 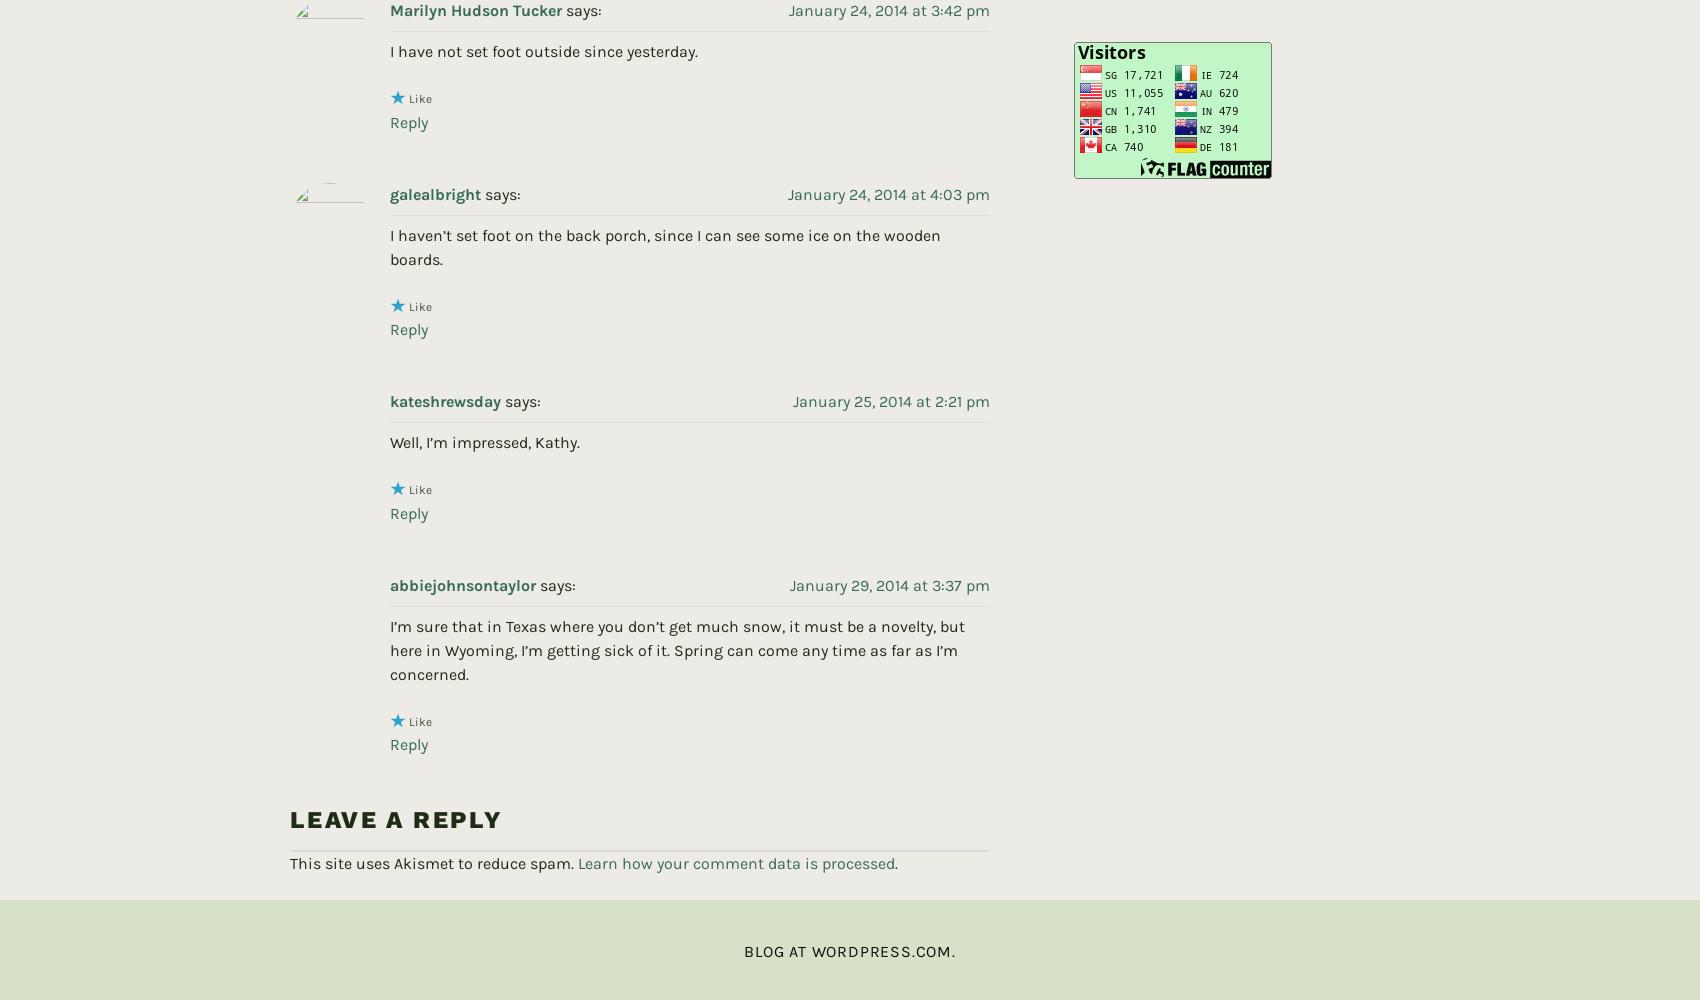 I want to click on 'I’m sure that in Texas where you don’t get much snow, it must be a novelty, but here in Wyoming, I’m getting sick of it. Spring can come any time as far as I’m concerned.', so click(x=677, y=616).